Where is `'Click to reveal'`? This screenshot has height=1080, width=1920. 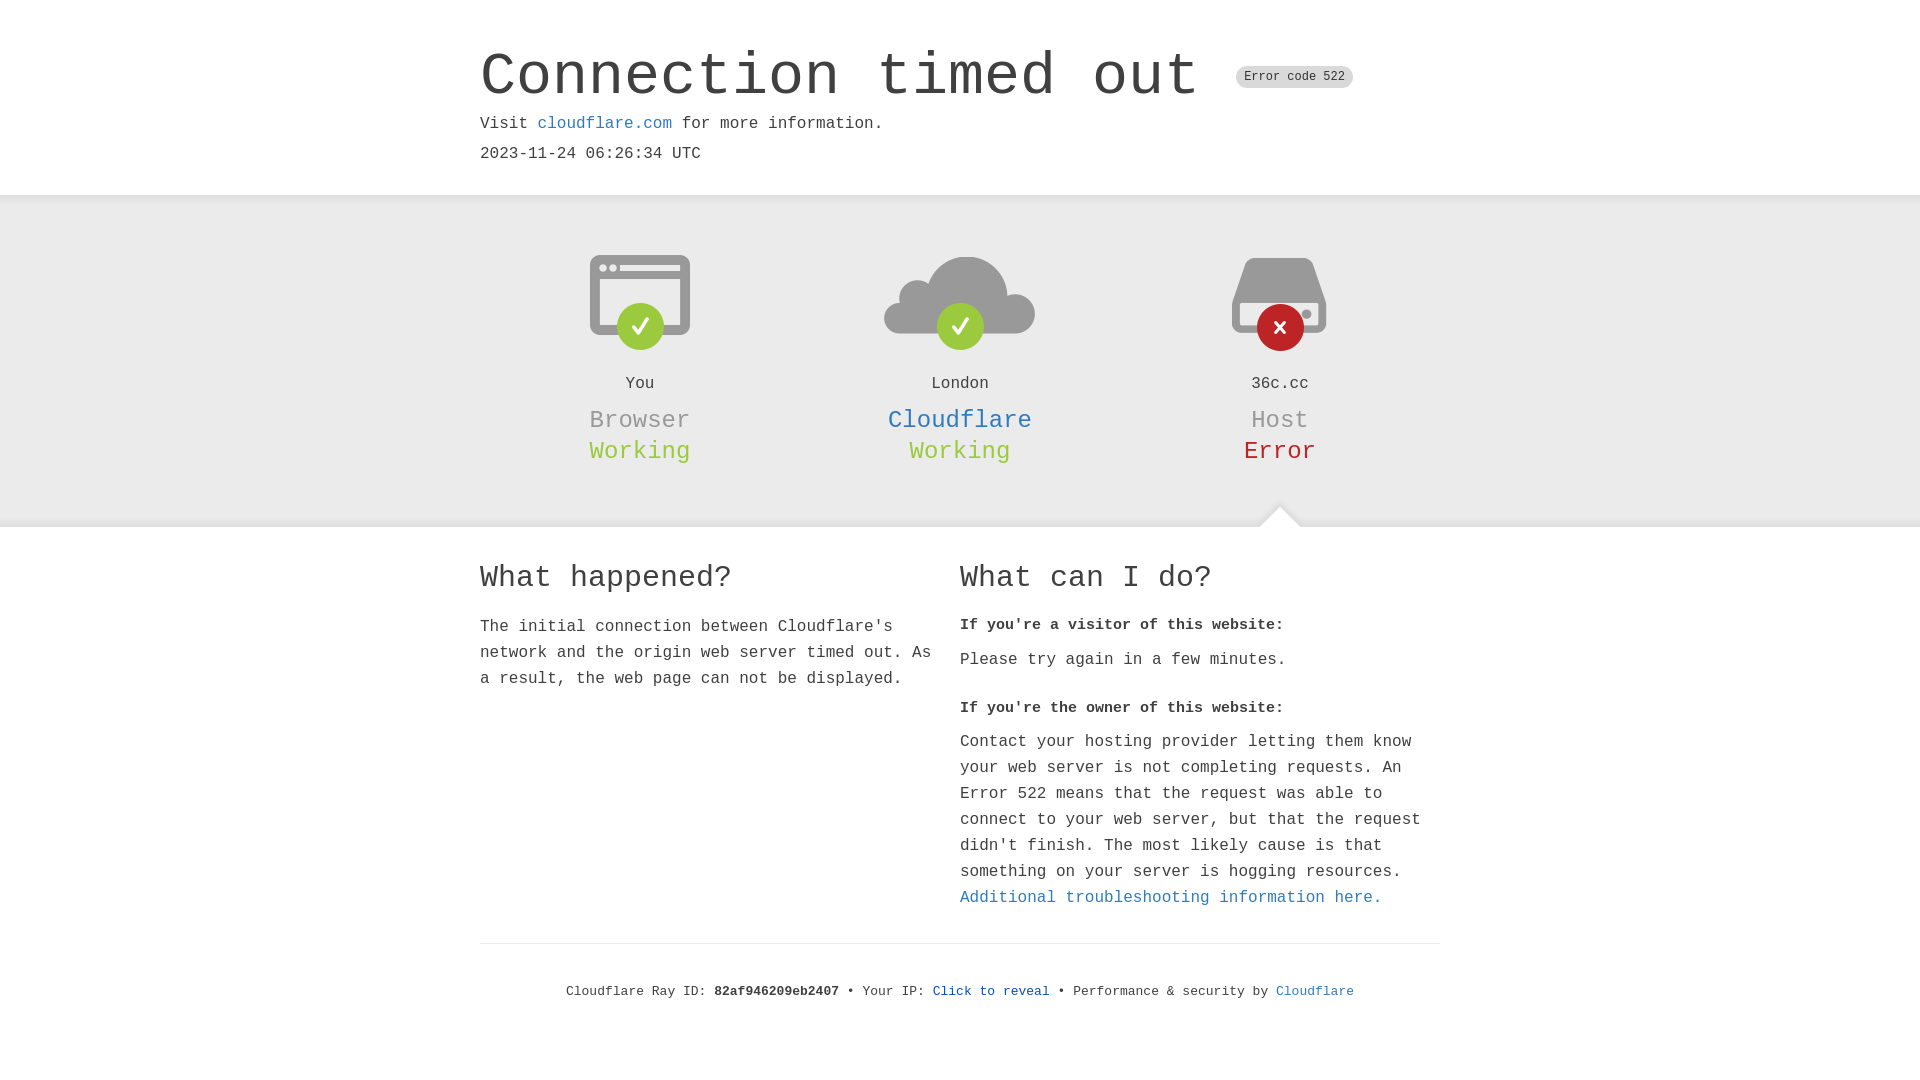 'Click to reveal' is located at coordinates (991, 991).